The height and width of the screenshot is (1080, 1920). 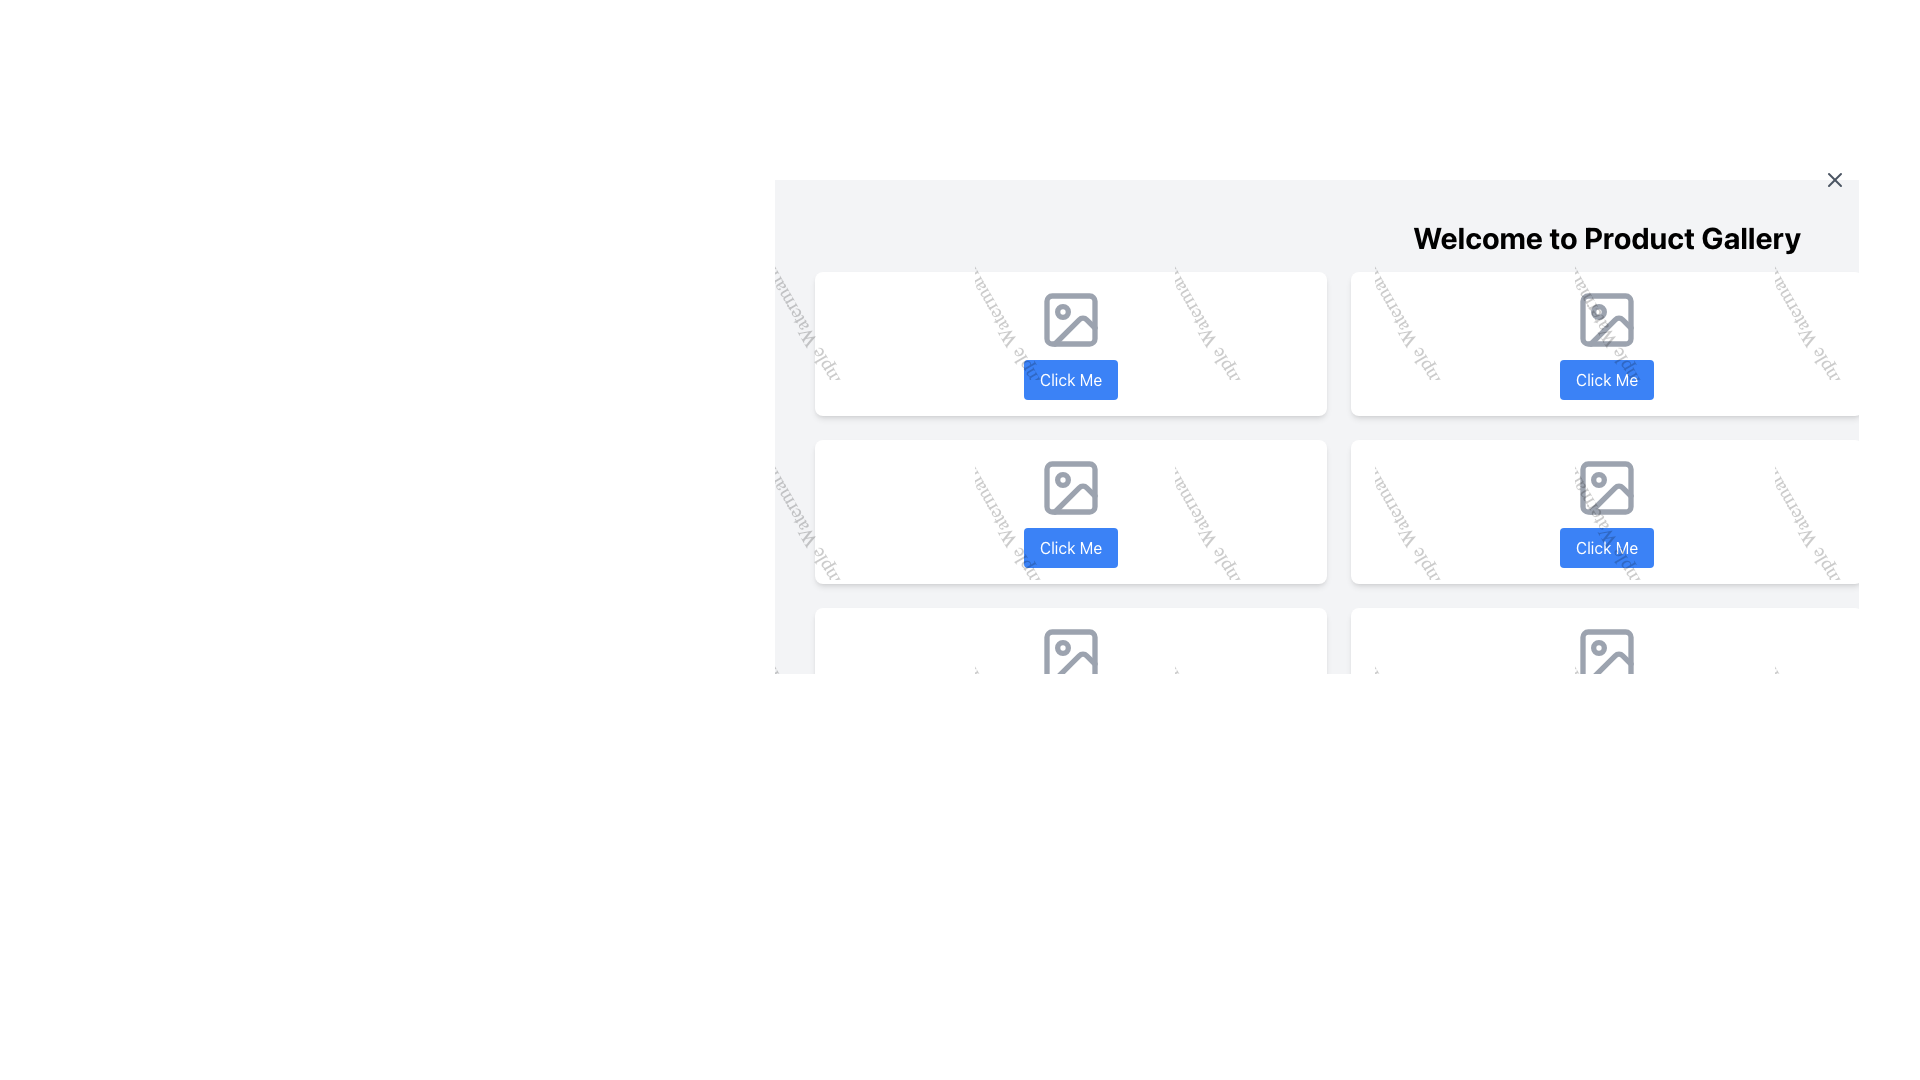 What do you see at coordinates (1069, 511) in the screenshot?
I see `the button labeled 'Click Me' within the fourth card component in the grid layout, positioned in the second row and first column` at bounding box center [1069, 511].